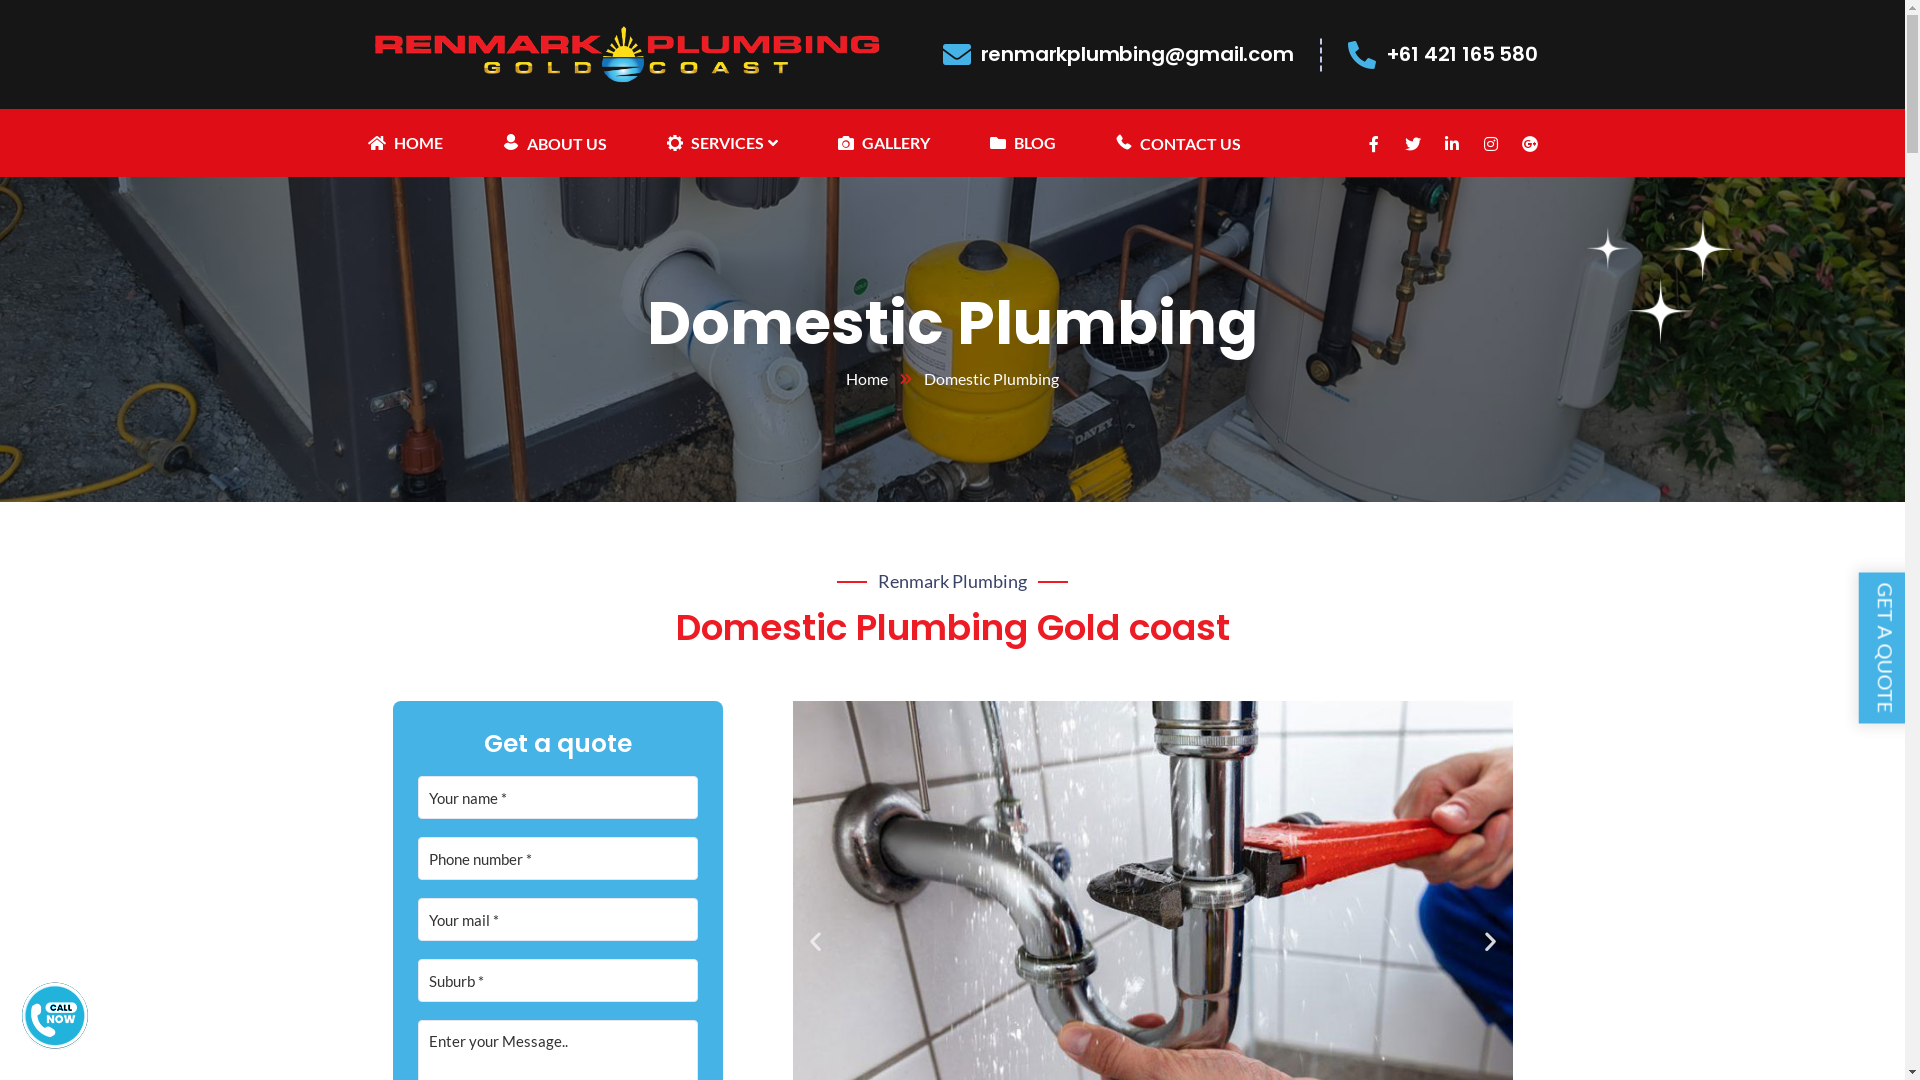 The width and height of the screenshot is (1920, 1080). What do you see at coordinates (1178, 141) in the screenshot?
I see `'CONTACT US'` at bounding box center [1178, 141].